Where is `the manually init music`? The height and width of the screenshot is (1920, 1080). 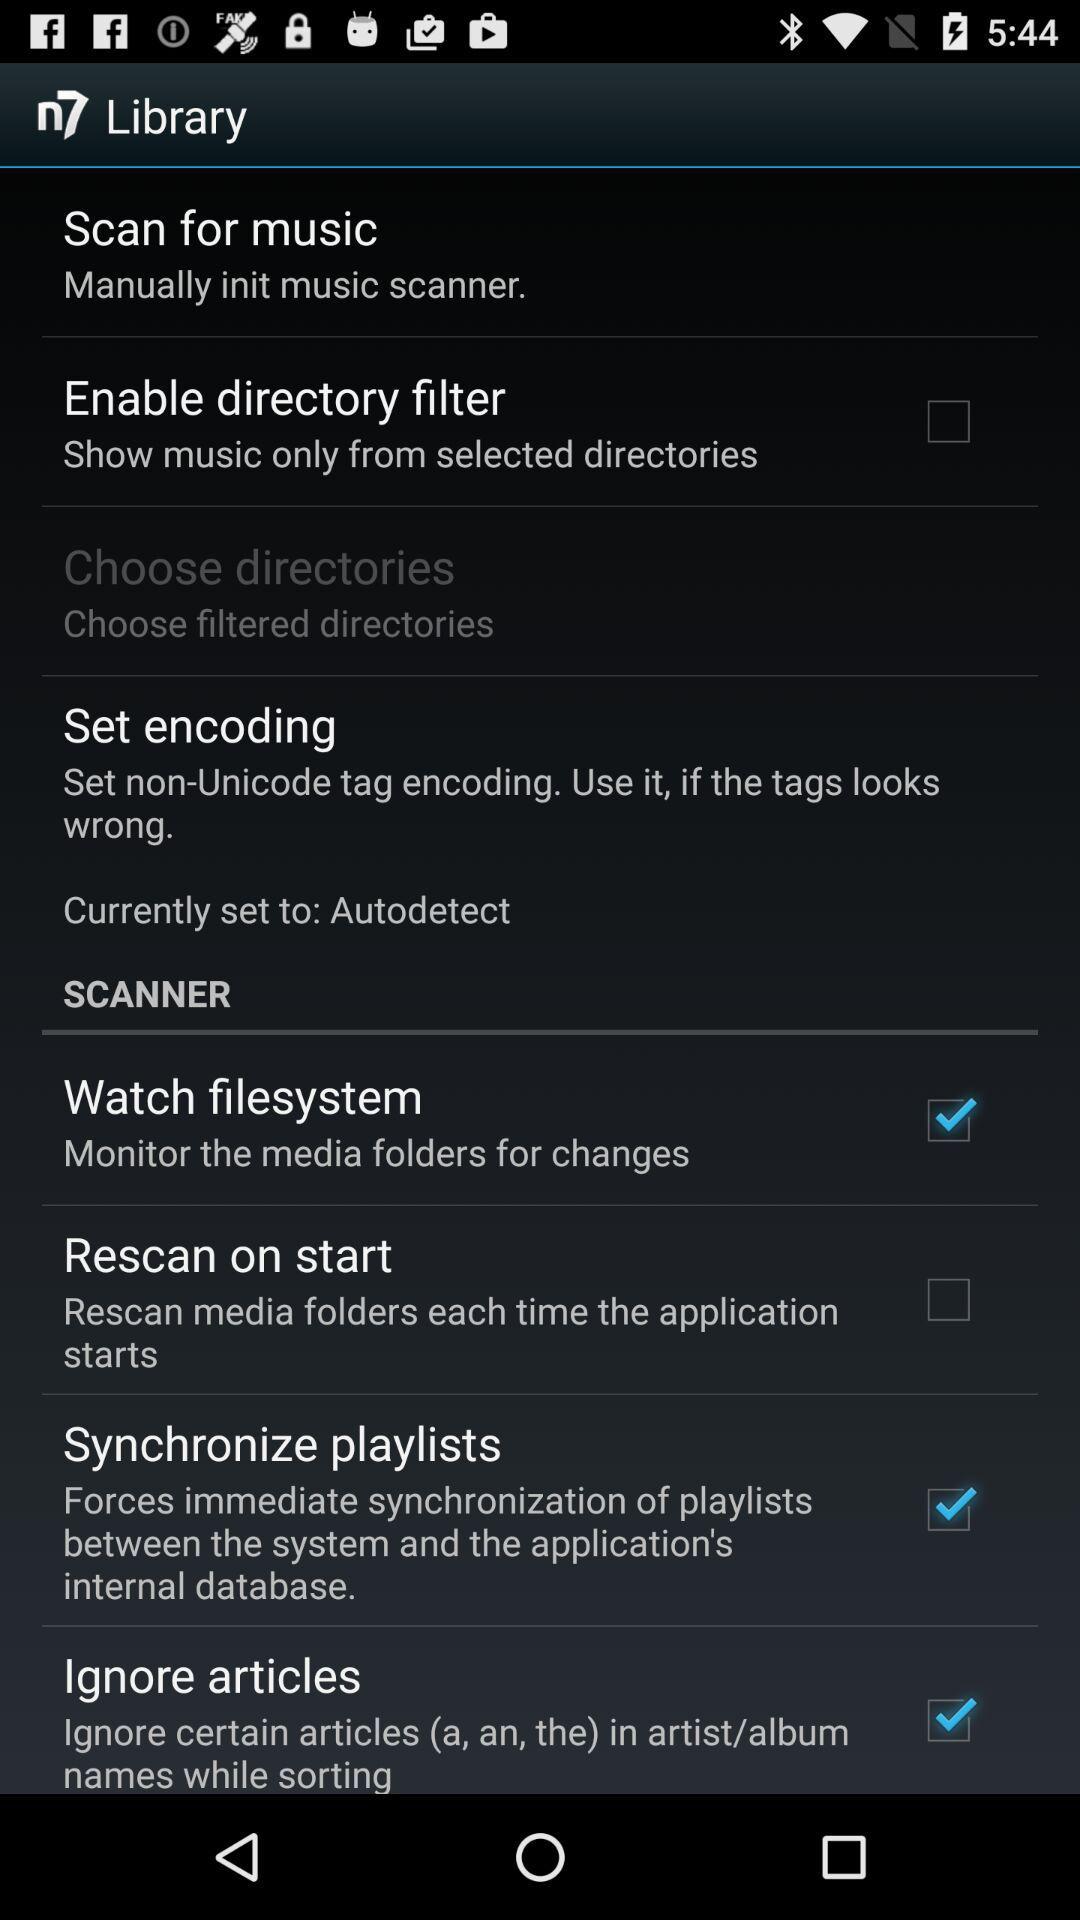
the manually init music is located at coordinates (295, 282).